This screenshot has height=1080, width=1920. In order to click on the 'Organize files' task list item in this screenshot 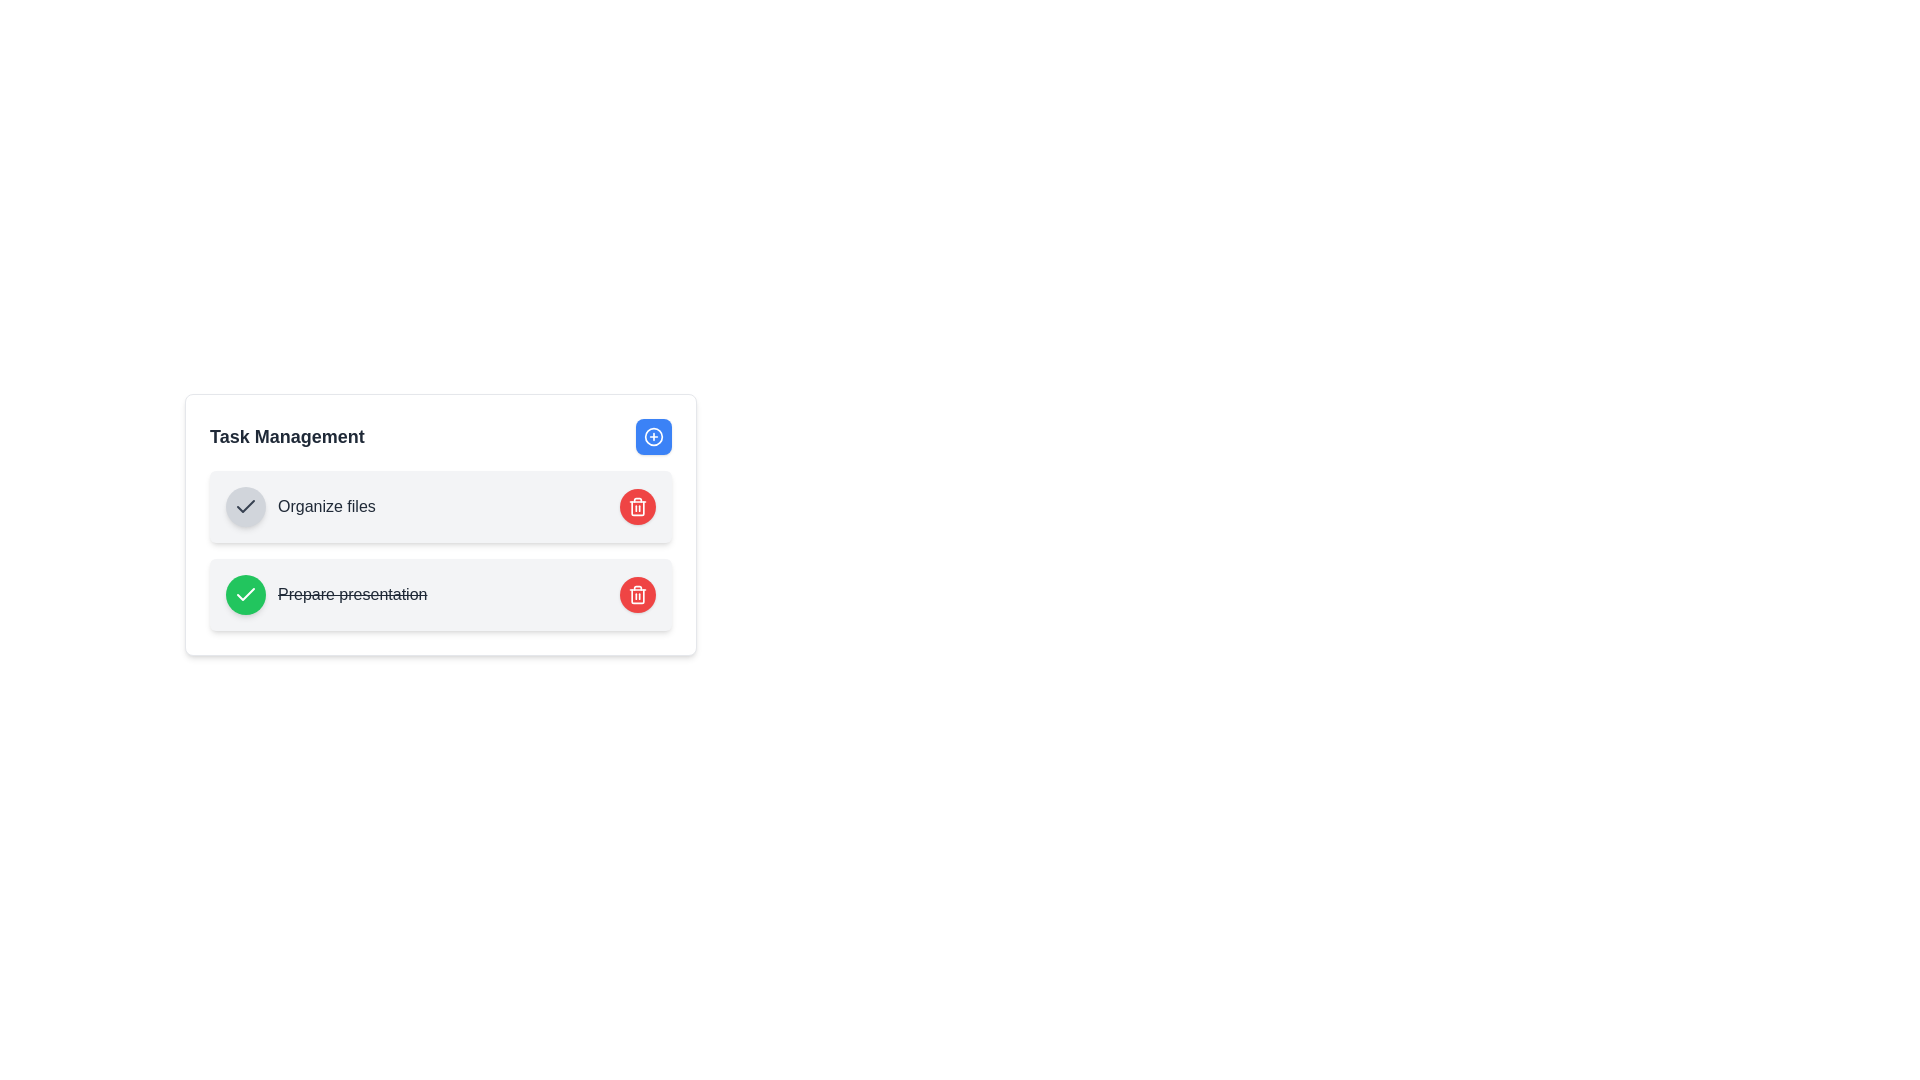, I will do `click(299, 505)`.